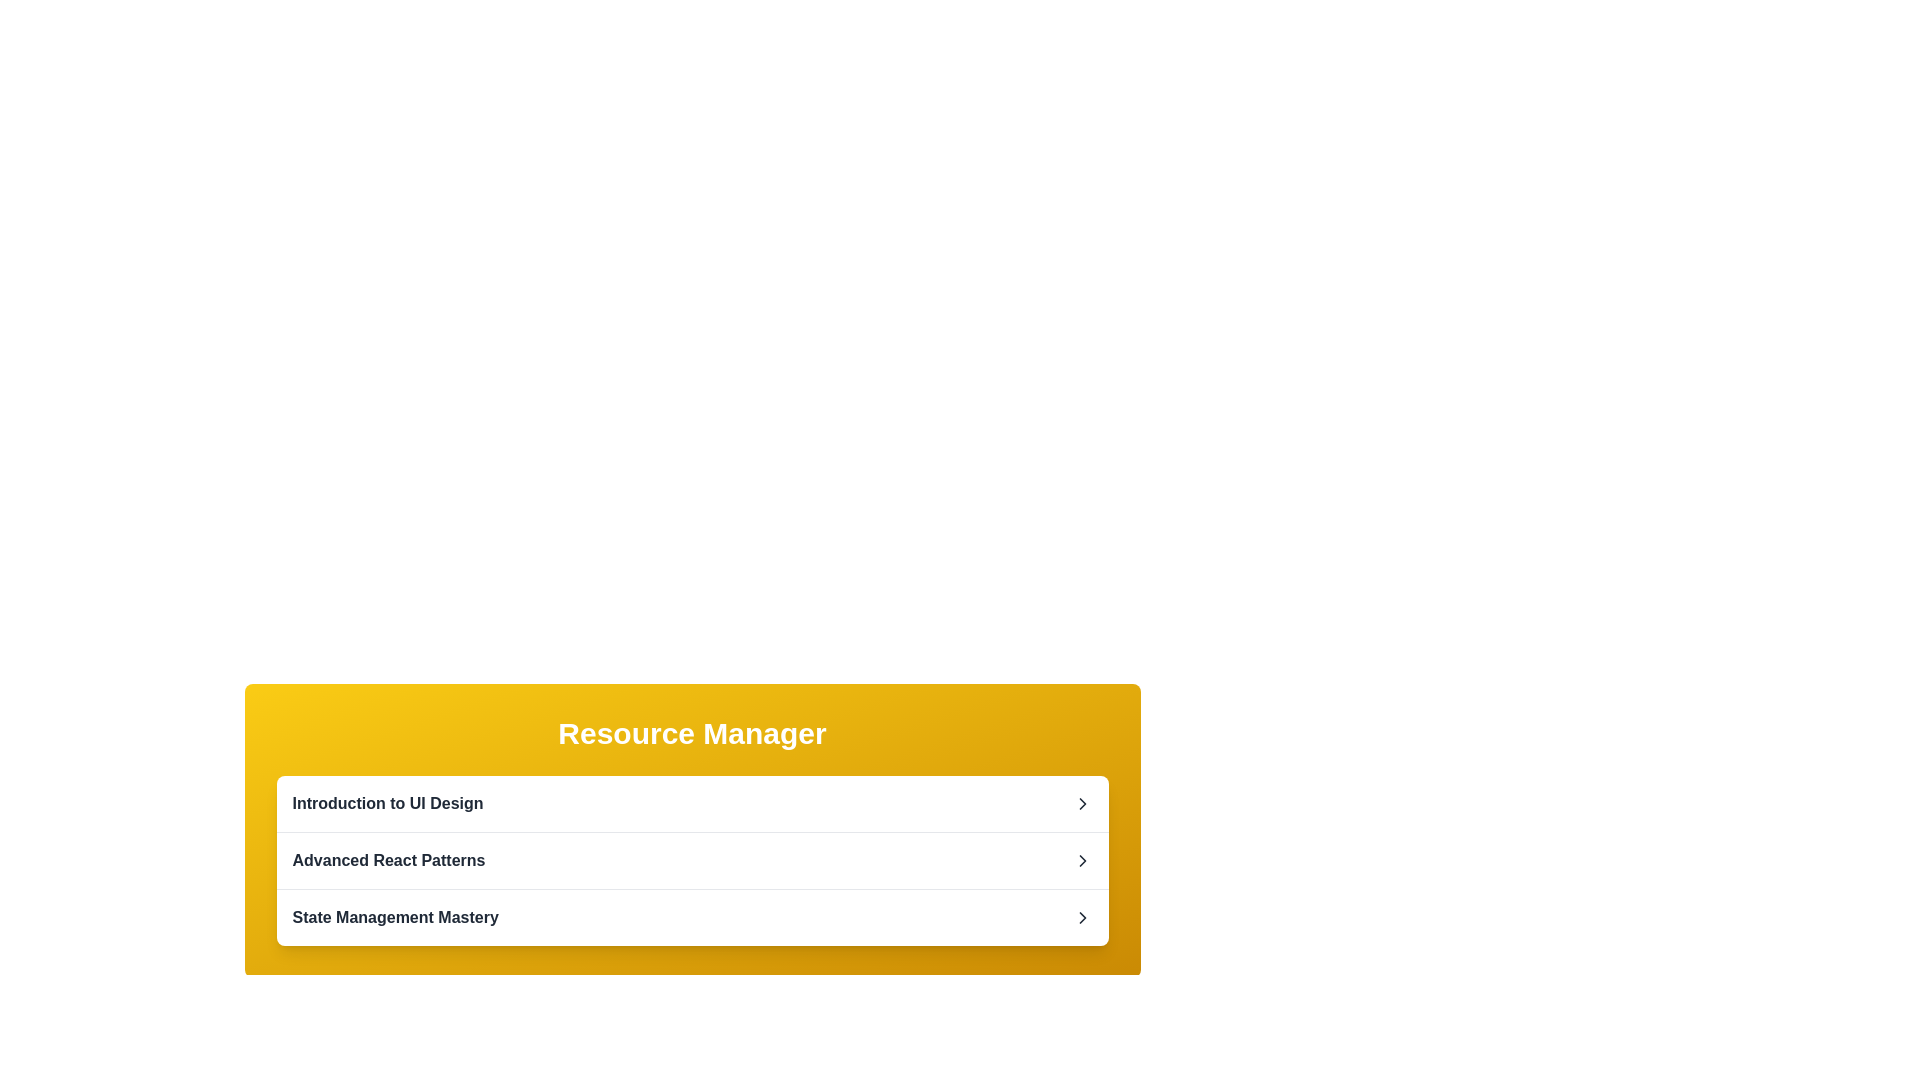  Describe the element at coordinates (692, 859) in the screenshot. I see `the second list item in the vertical list labeled 'Advanced React Patterns'` at that location.